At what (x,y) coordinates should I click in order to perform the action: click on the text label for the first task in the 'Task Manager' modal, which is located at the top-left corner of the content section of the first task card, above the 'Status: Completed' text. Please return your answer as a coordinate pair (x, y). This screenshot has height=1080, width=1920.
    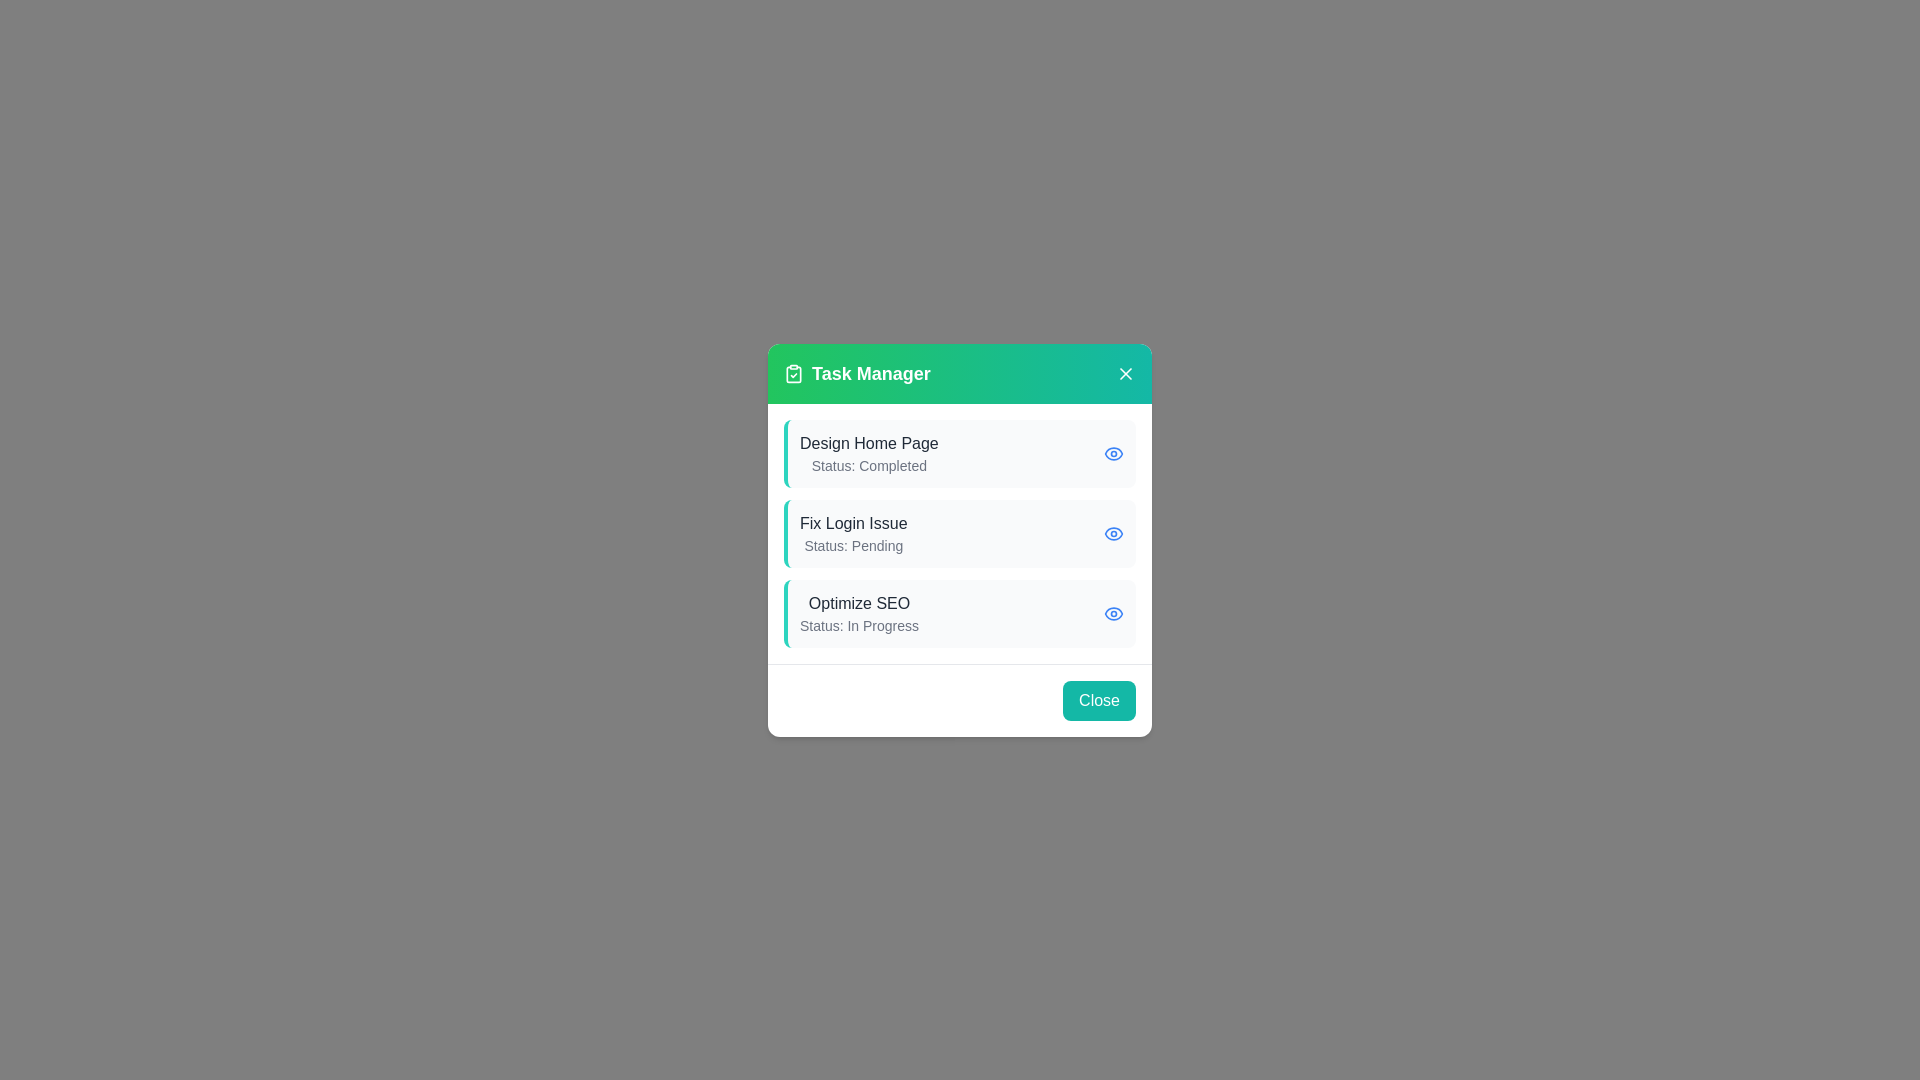
    Looking at the image, I should click on (869, 442).